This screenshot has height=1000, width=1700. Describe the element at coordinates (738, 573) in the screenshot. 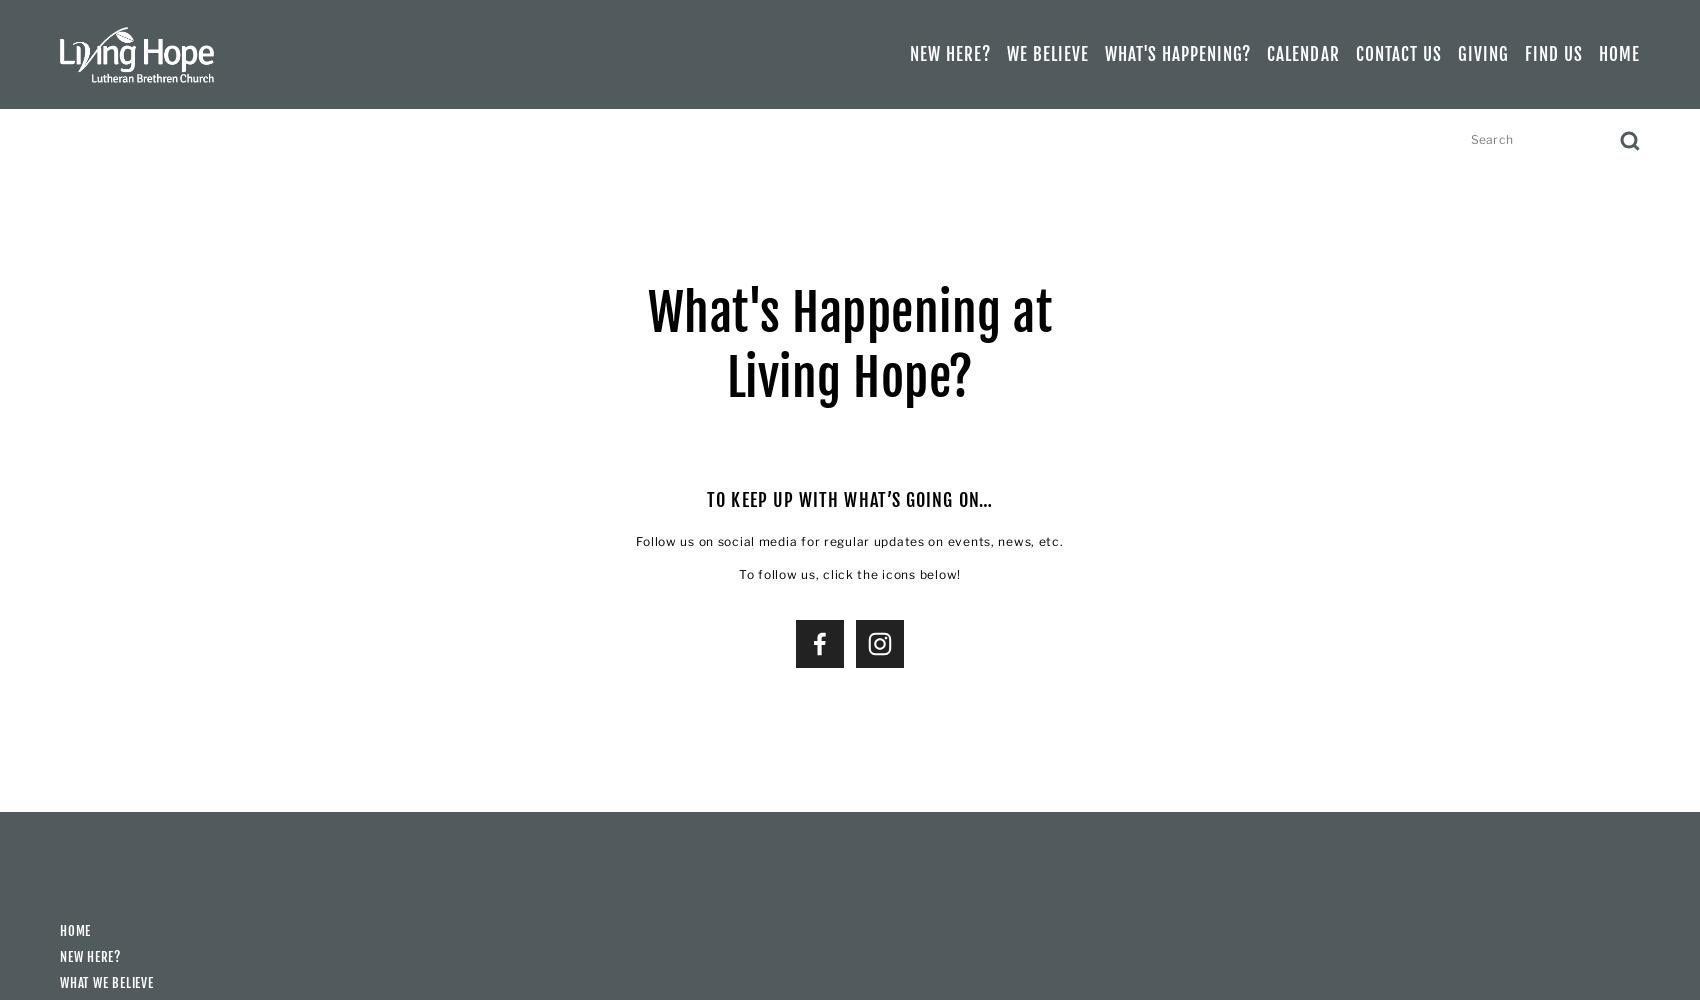

I see `'To follow us, click the icons below!'` at that location.